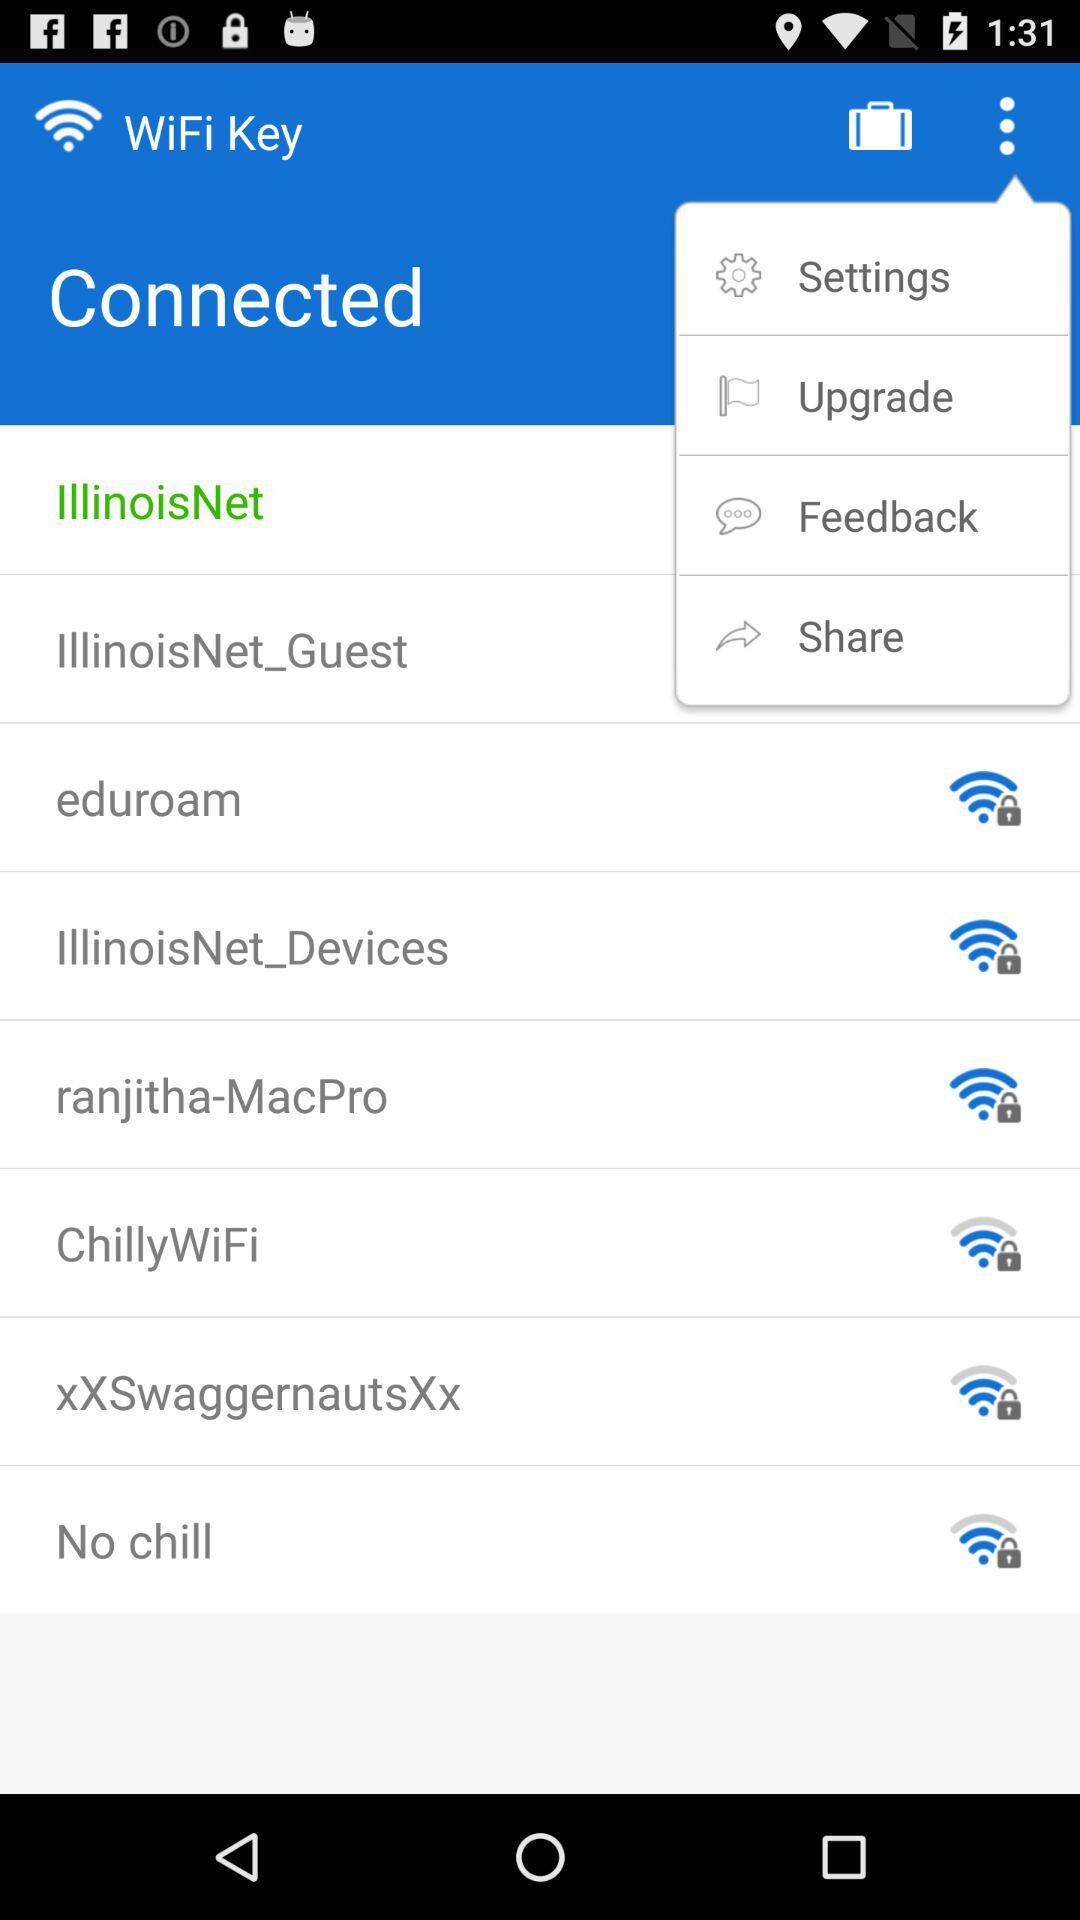  Describe the element at coordinates (886, 515) in the screenshot. I see `item above share item` at that location.